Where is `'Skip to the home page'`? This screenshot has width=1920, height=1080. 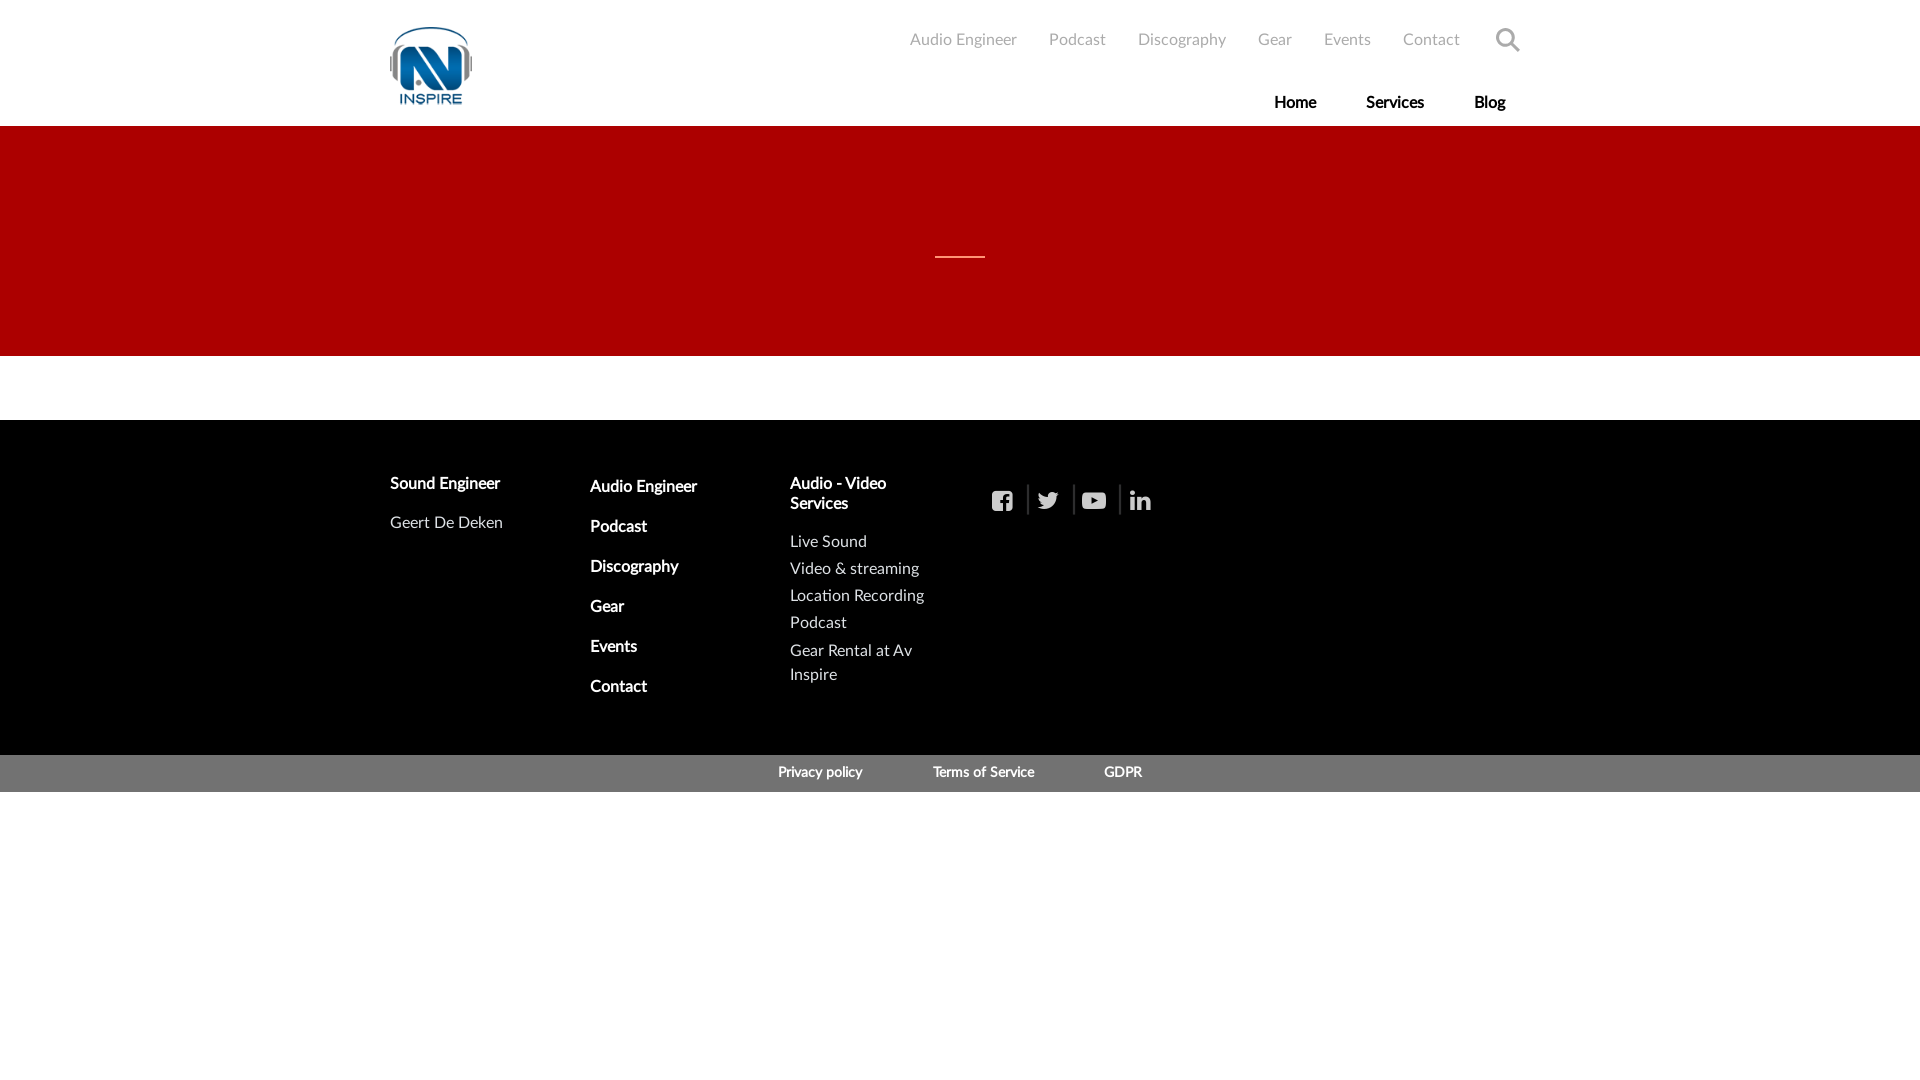
'Skip to the home page' is located at coordinates (430, 65).